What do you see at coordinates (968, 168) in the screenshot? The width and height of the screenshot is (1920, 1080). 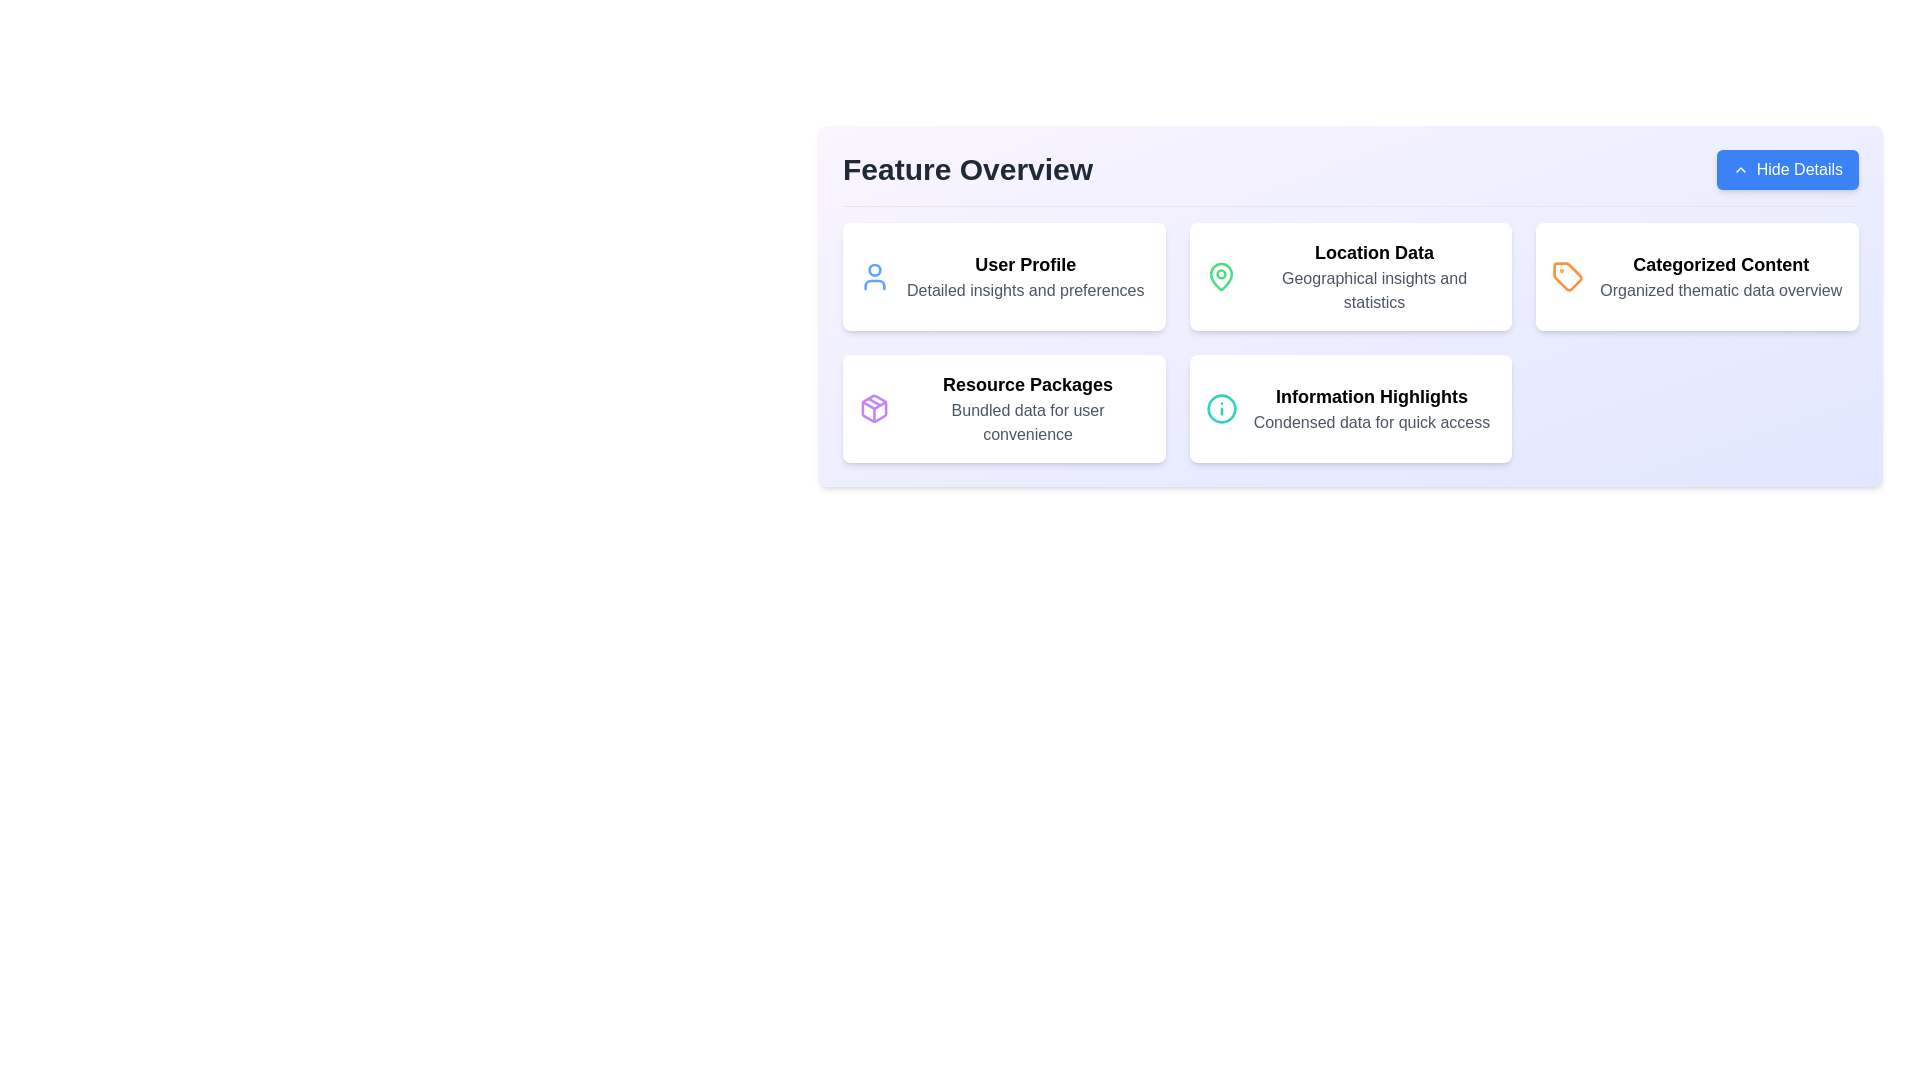 I see `the text label displaying 'Feature Overview', which is styled in bold and large font and located in the header region` at bounding box center [968, 168].